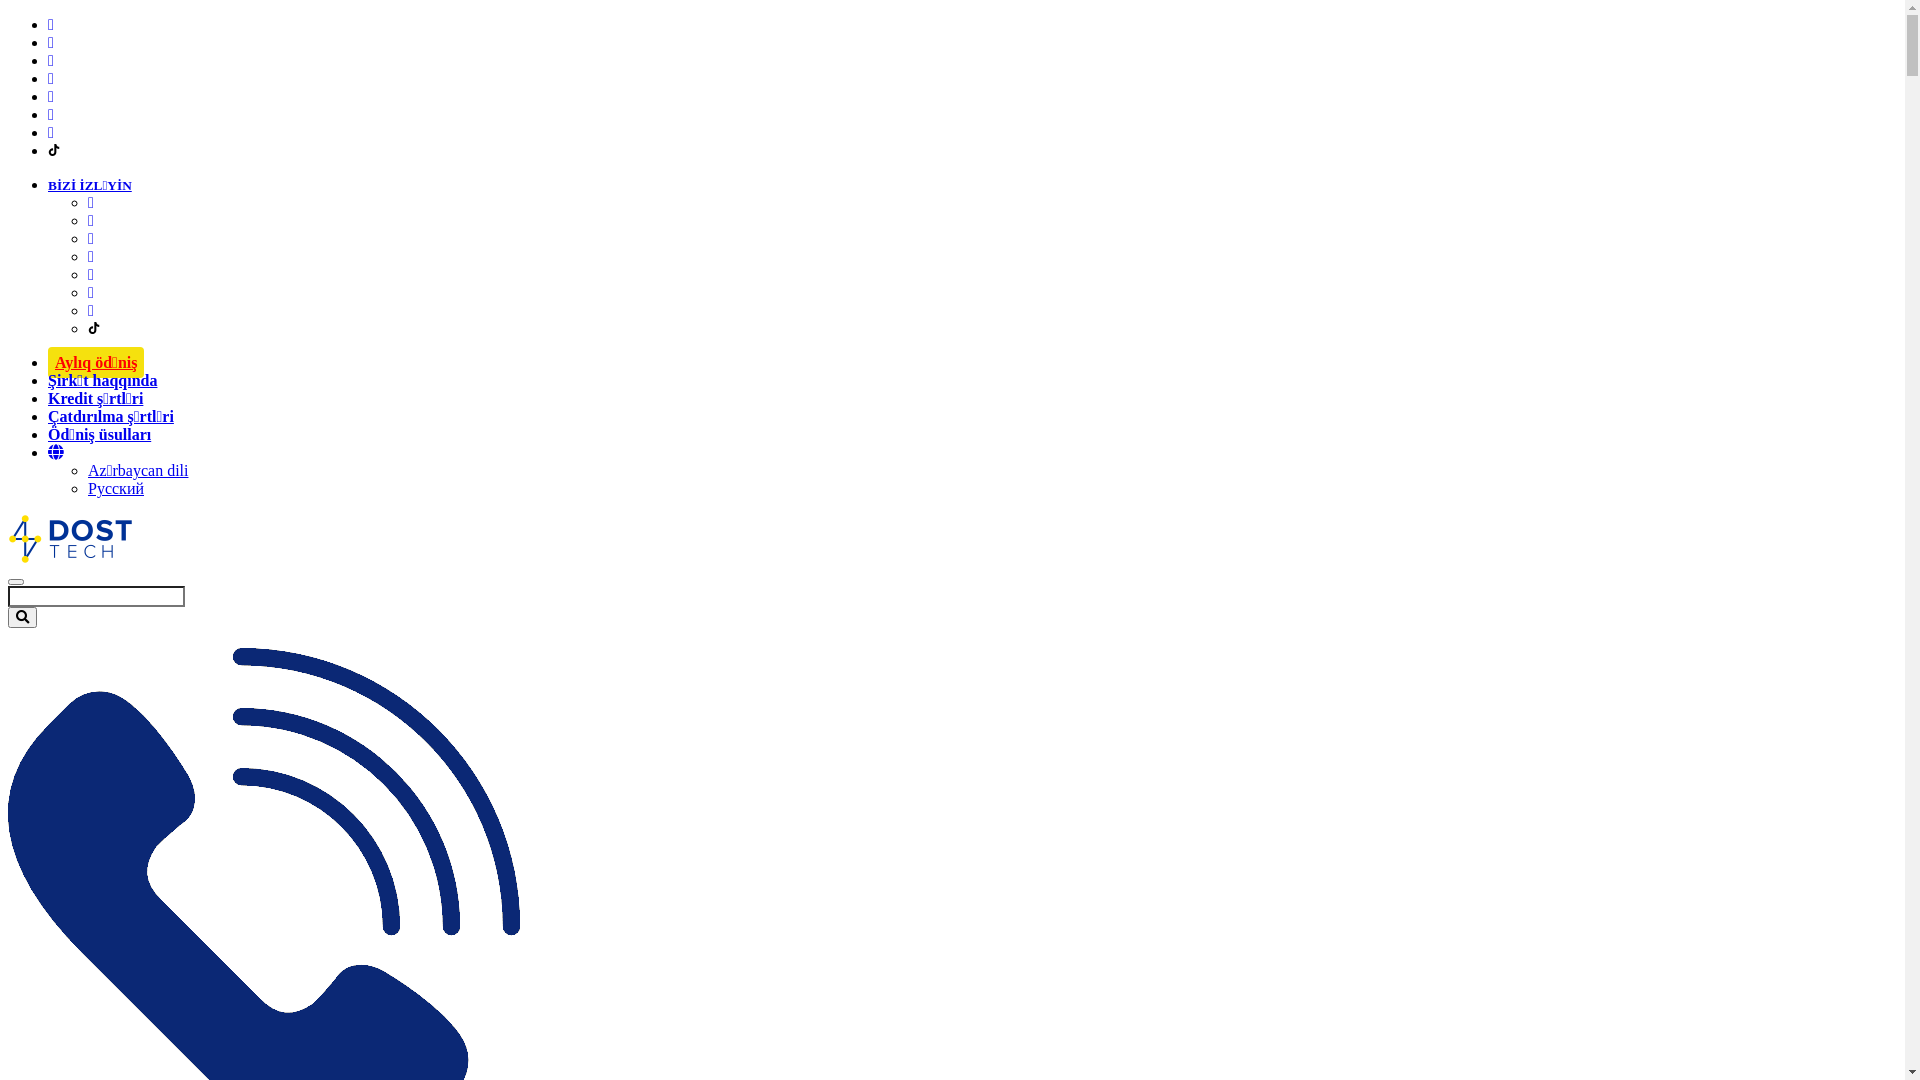  What do you see at coordinates (90, 237) in the screenshot?
I see `'Linkedin'` at bounding box center [90, 237].